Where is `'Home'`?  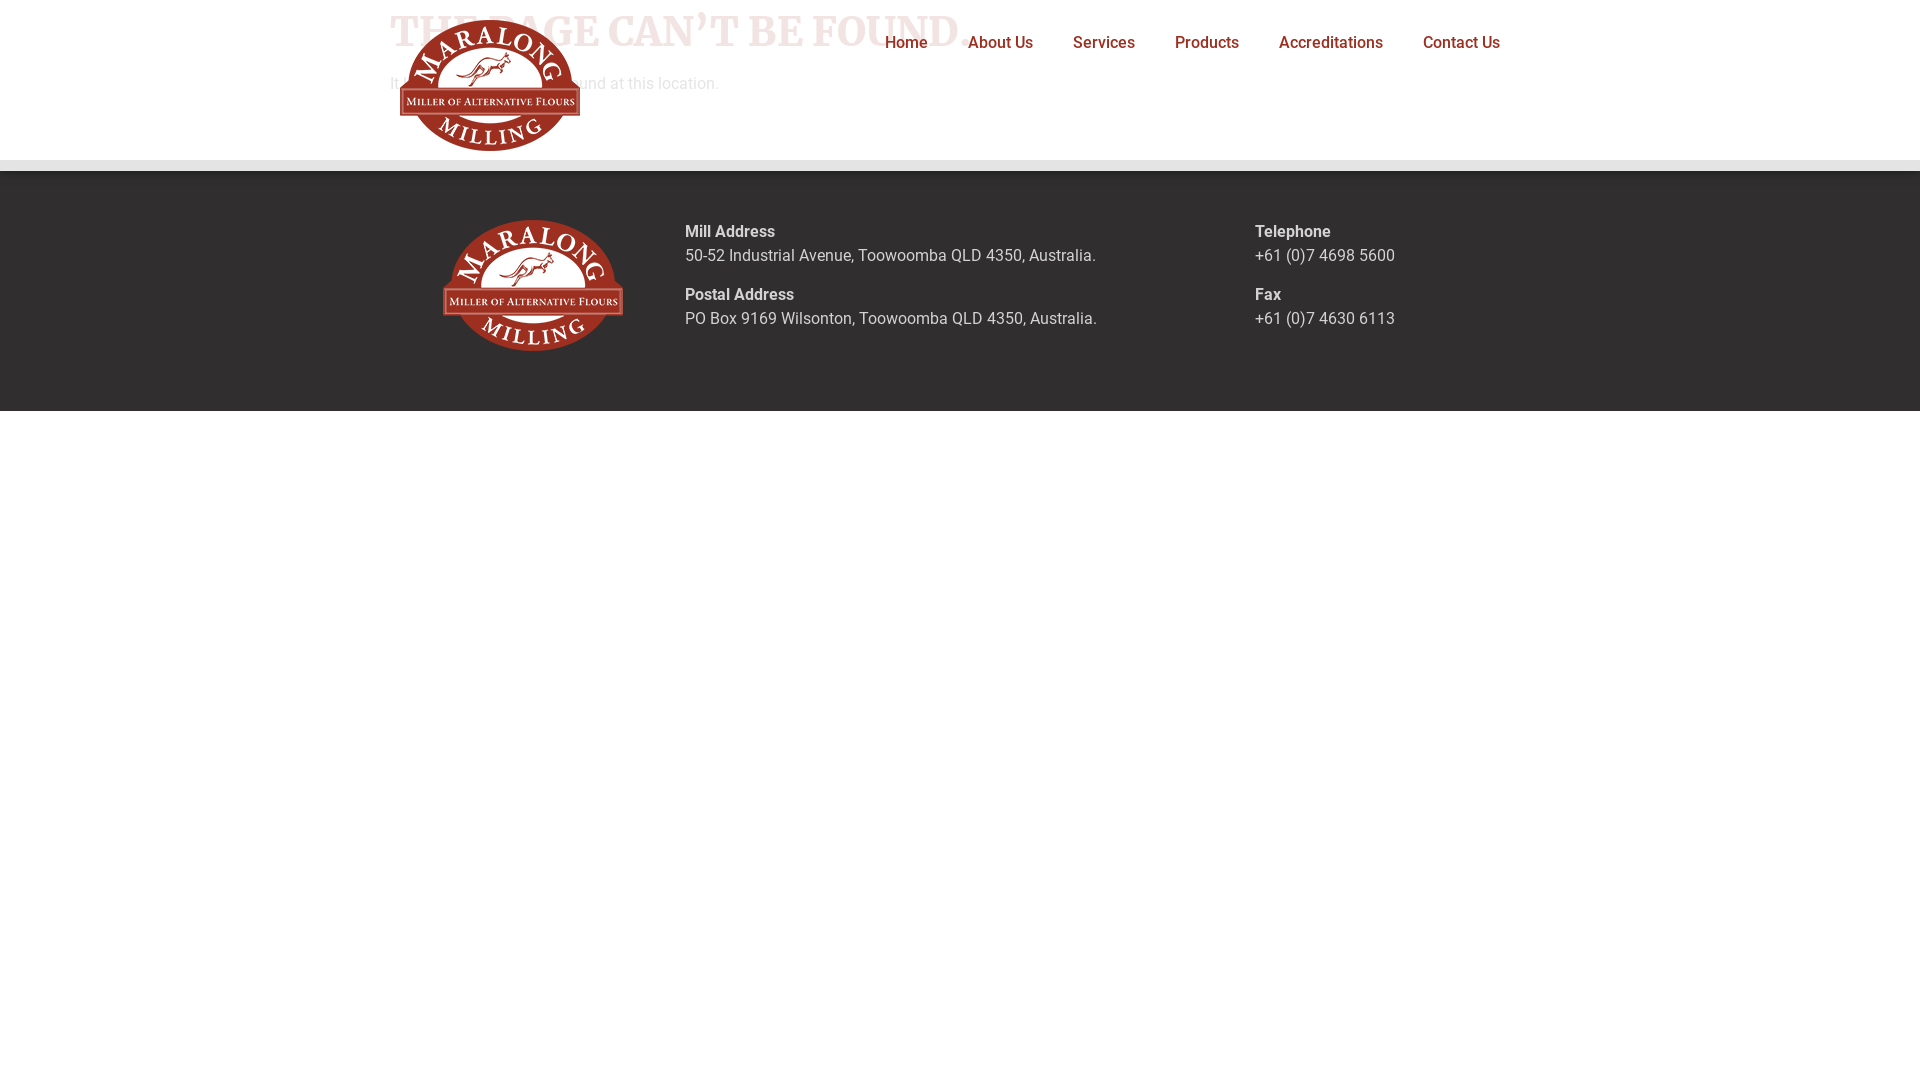 'Home' is located at coordinates (864, 42).